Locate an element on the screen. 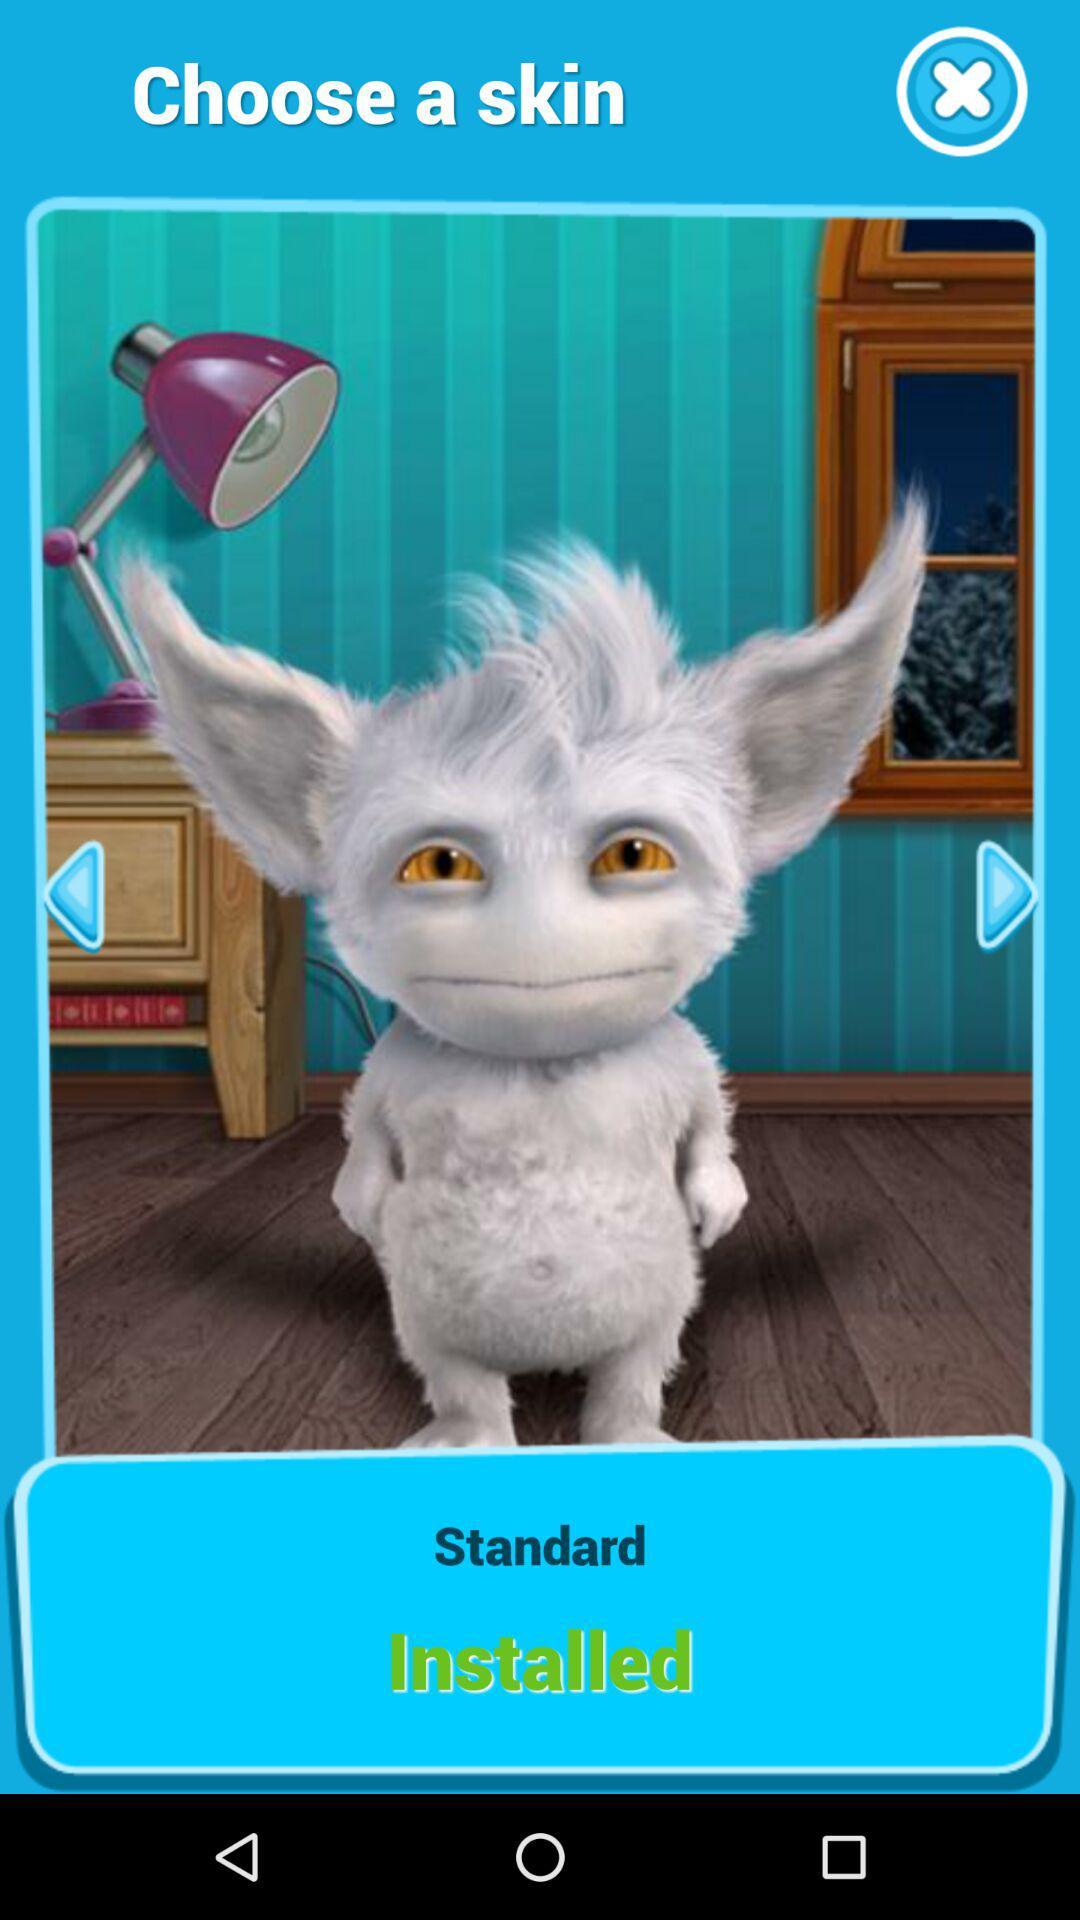 This screenshot has height=1920, width=1080. next is located at coordinates (1007, 895).